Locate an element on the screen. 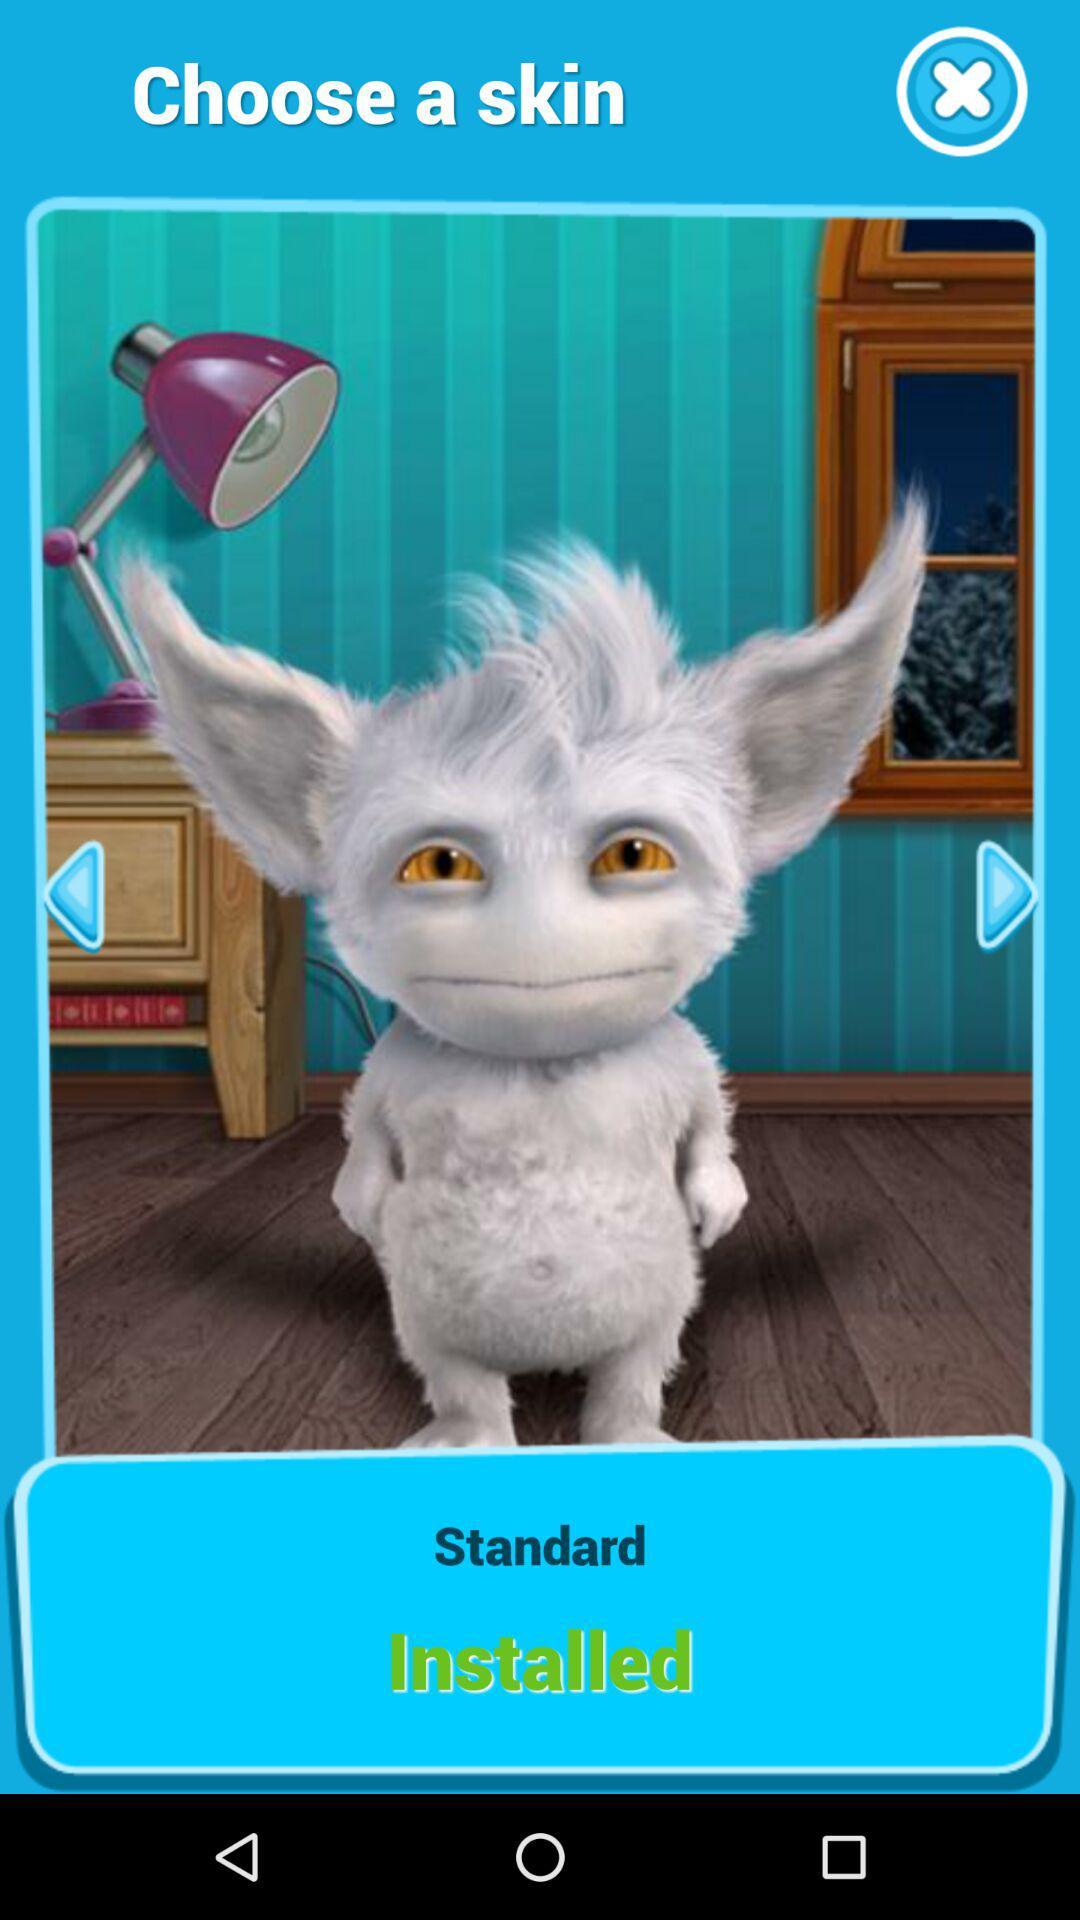 This screenshot has height=1920, width=1080. next is located at coordinates (1007, 895).